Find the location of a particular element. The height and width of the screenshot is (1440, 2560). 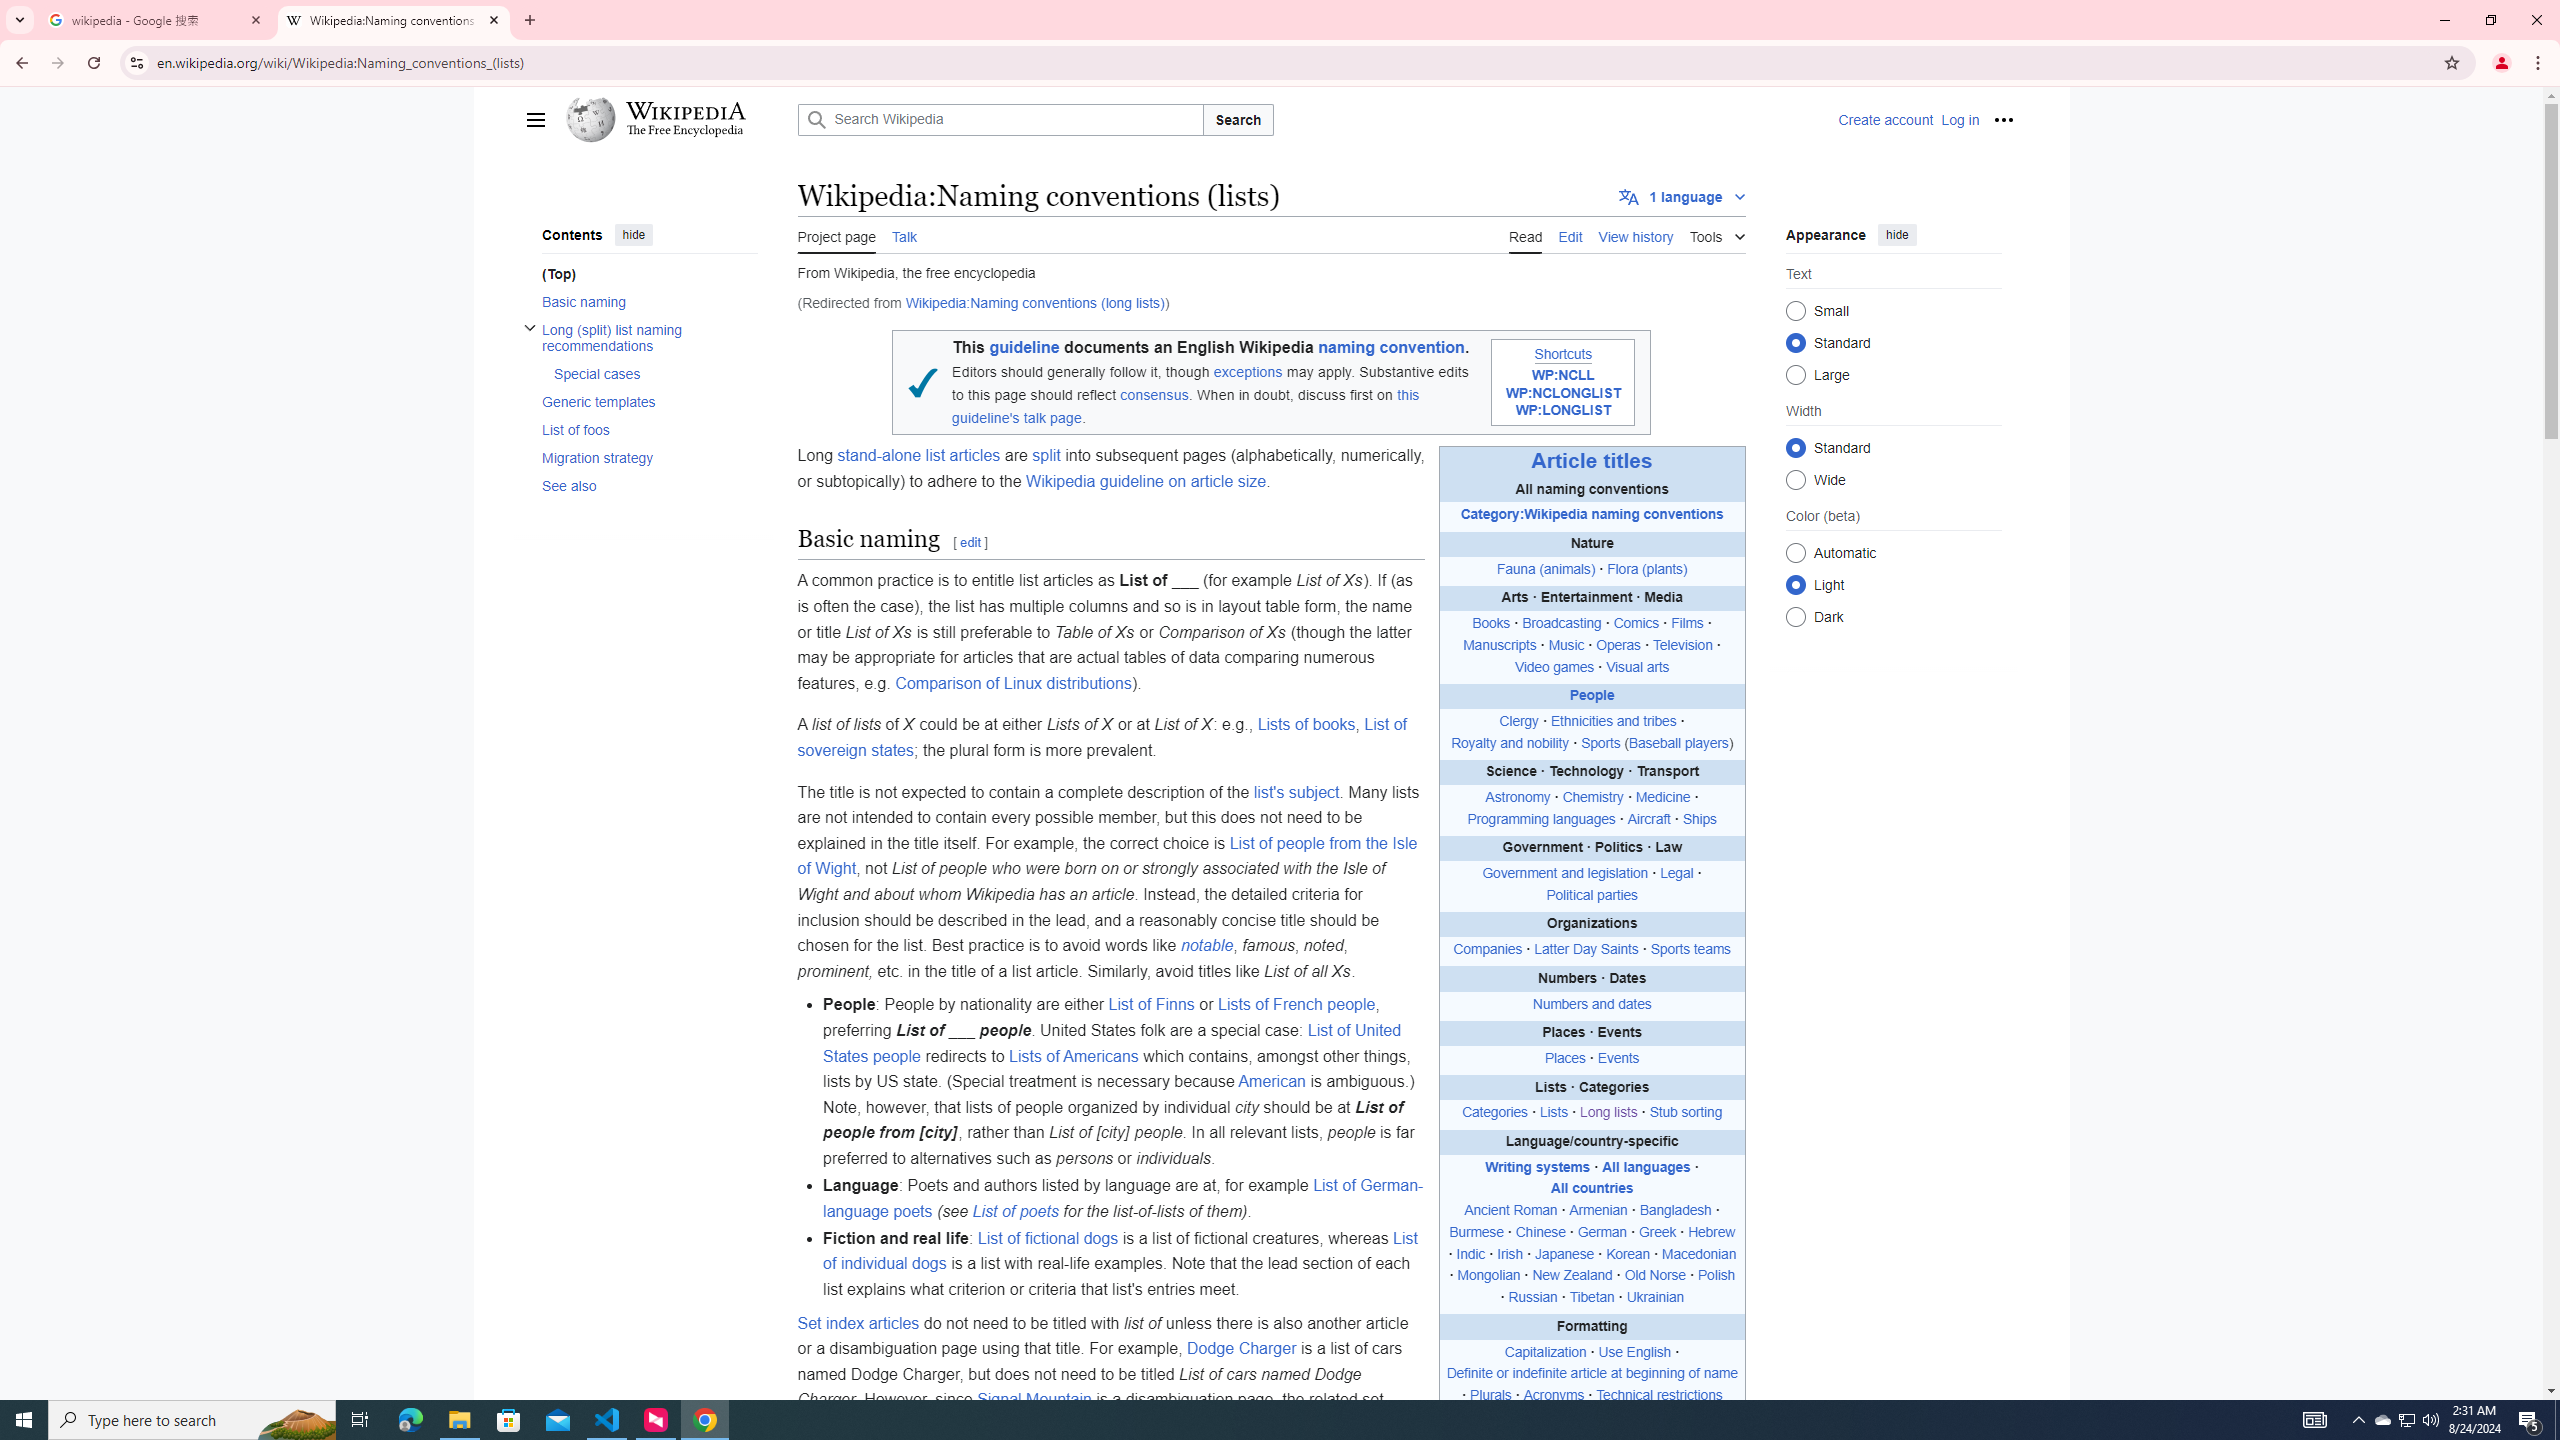

'Set index articles' is located at coordinates (856, 1321).